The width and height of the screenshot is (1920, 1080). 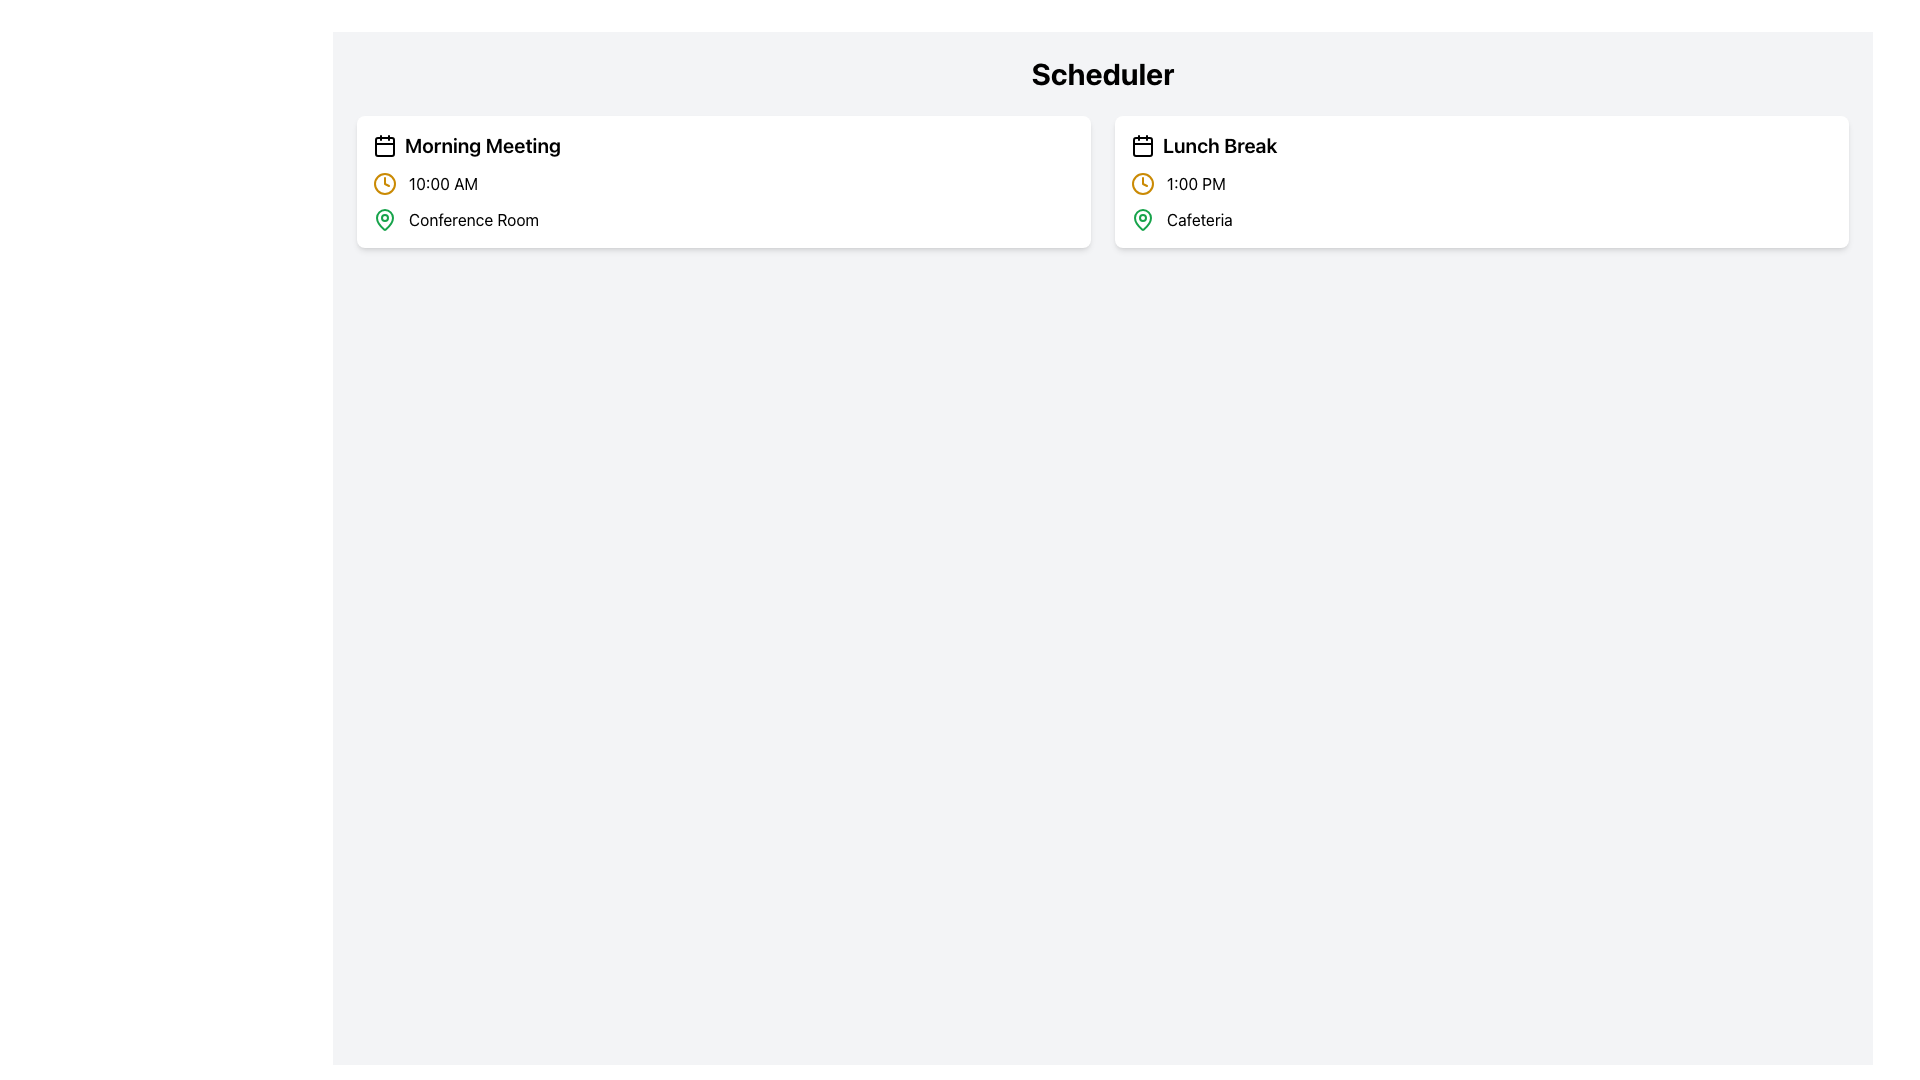 What do you see at coordinates (384, 145) in the screenshot?
I see `the icon representing the 'Morning Meeting' event, located in the left card under the 'Scheduler' header, preceding the text 'Morning Meeting'` at bounding box center [384, 145].